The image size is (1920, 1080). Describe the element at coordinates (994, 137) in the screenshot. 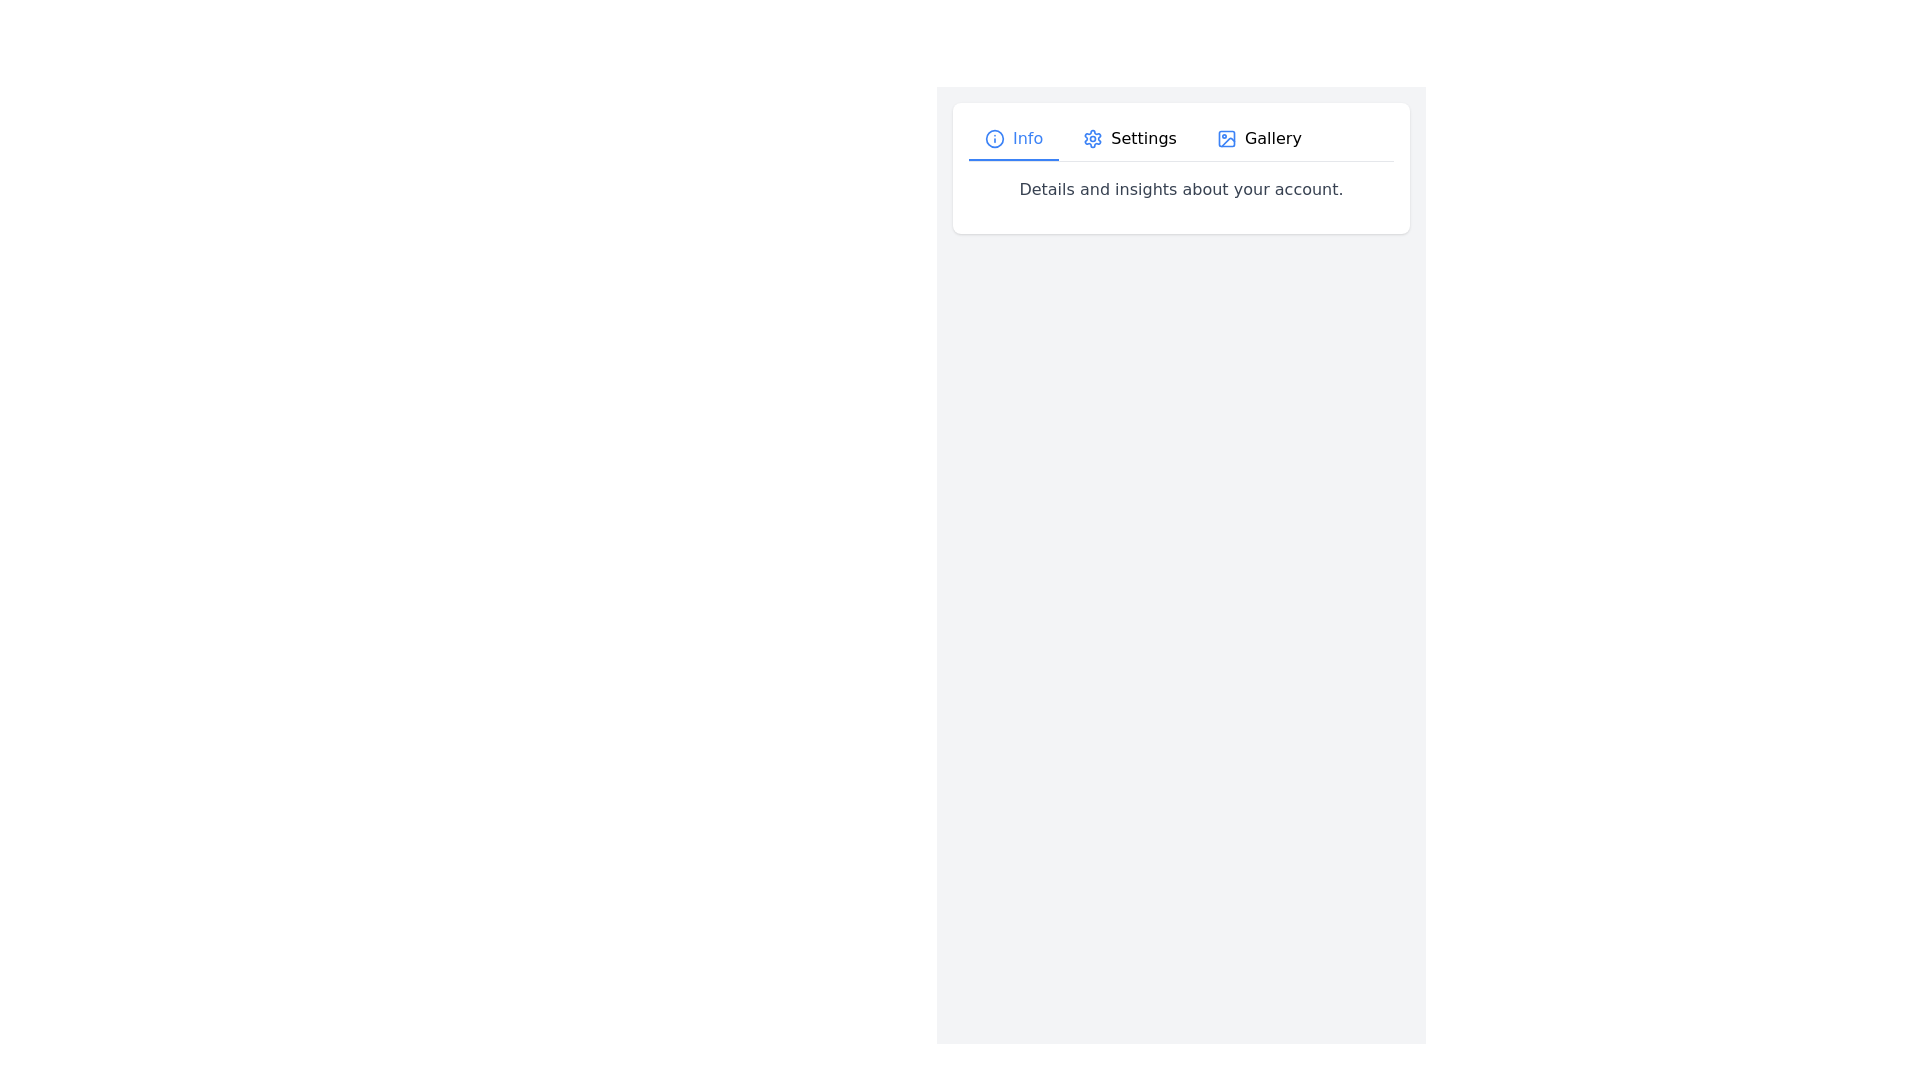

I see `the blue circular outline element that is part of the 'Info' icon, located at the top-left corner of the content box` at that location.